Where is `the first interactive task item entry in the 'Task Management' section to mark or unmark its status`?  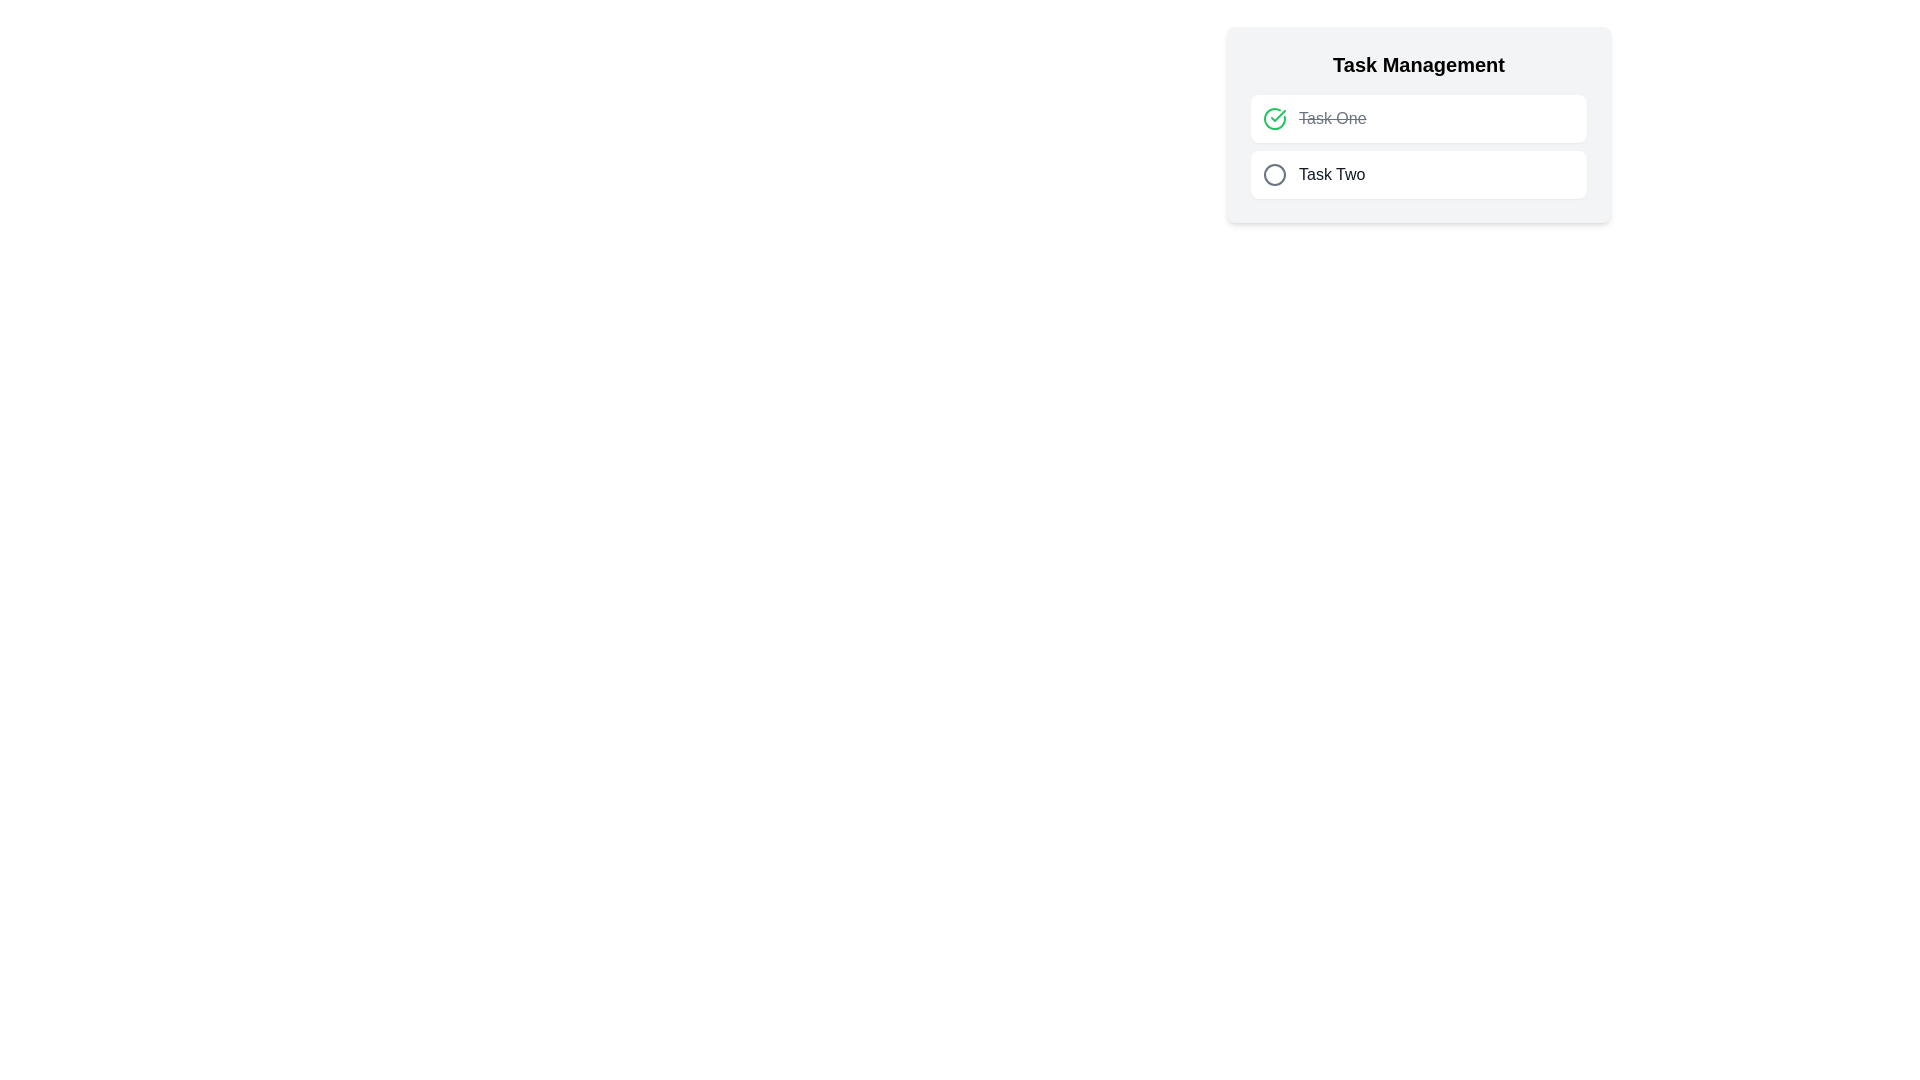
the first interactive task item entry in the 'Task Management' section to mark or unmark its status is located at coordinates (1418, 119).